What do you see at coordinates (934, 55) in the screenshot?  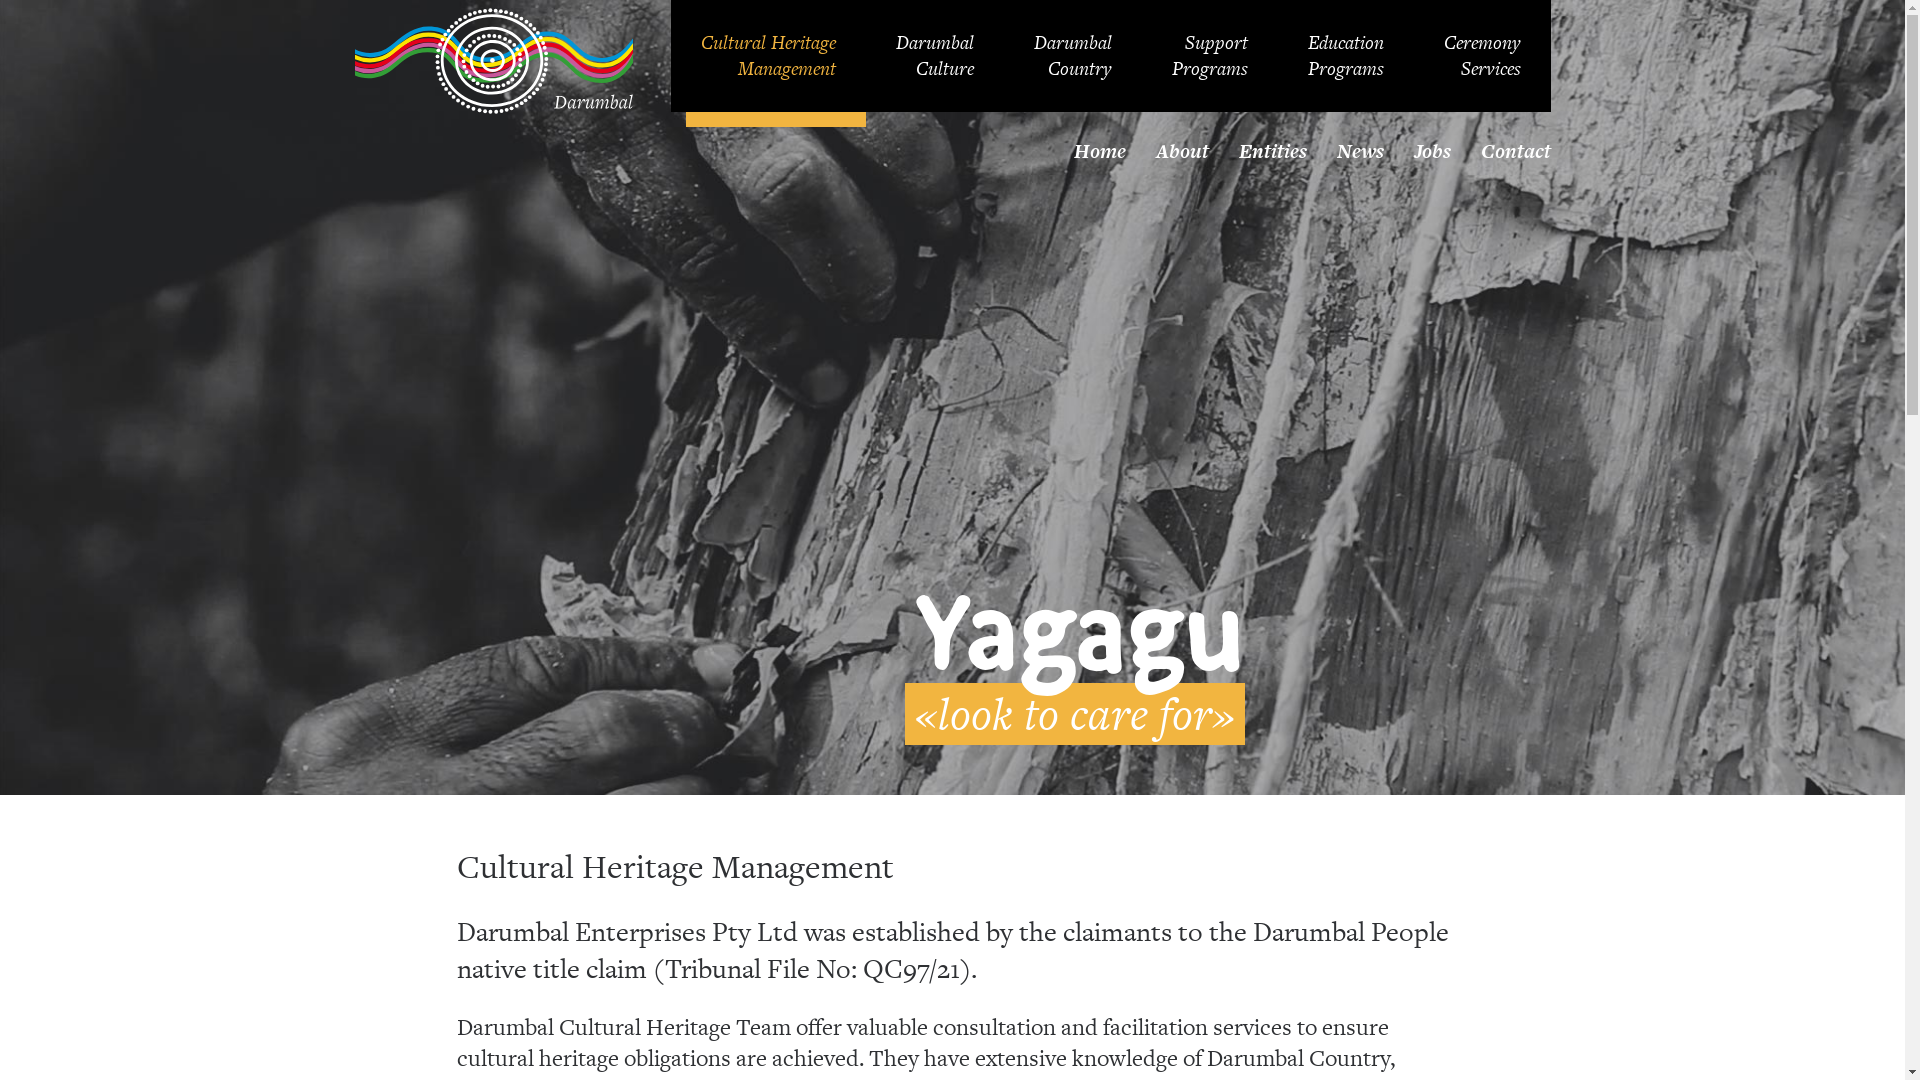 I see `'Darumbal` at bounding box center [934, 55].